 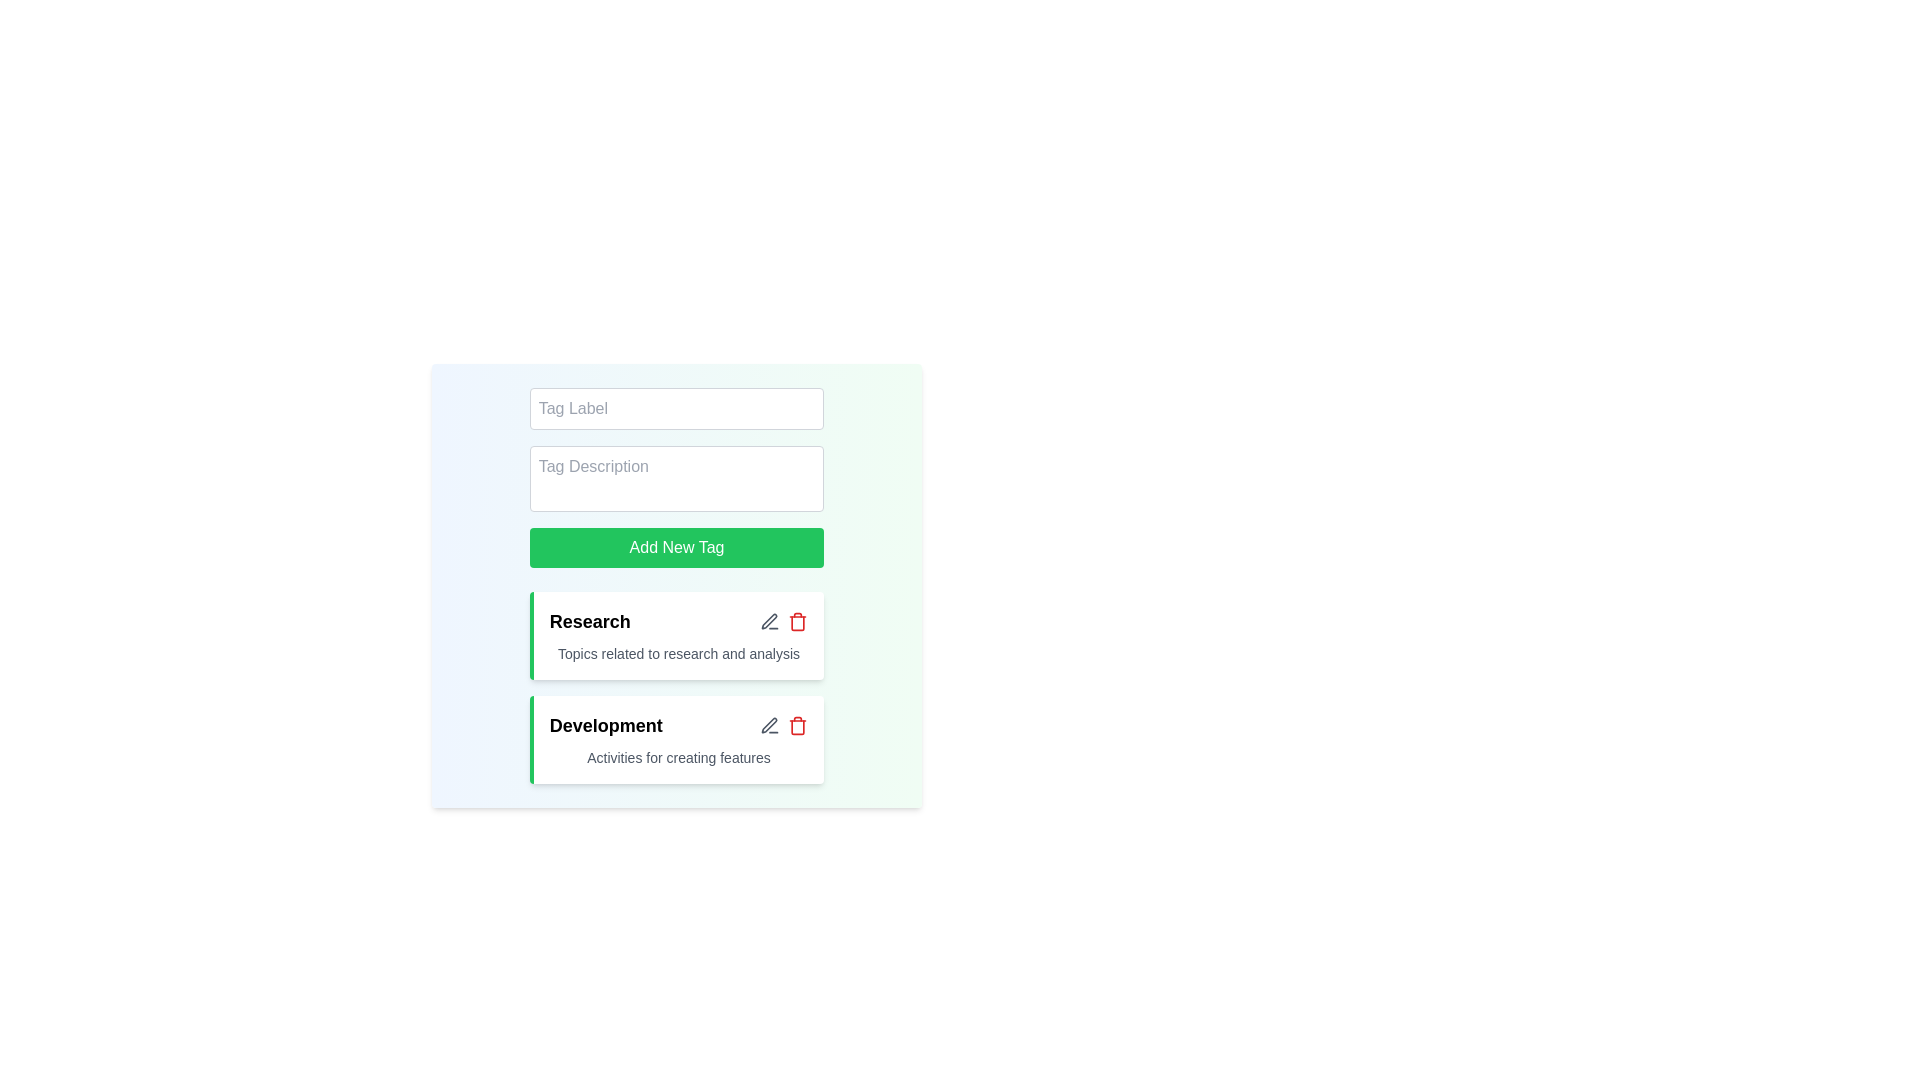 What do you see at coordinates (797, 620) in the screenshot?
I see `the 'Remove' button represented by the trash icon located on the far right of the row next to the label 'Research'` at bounding box center [797, 620].